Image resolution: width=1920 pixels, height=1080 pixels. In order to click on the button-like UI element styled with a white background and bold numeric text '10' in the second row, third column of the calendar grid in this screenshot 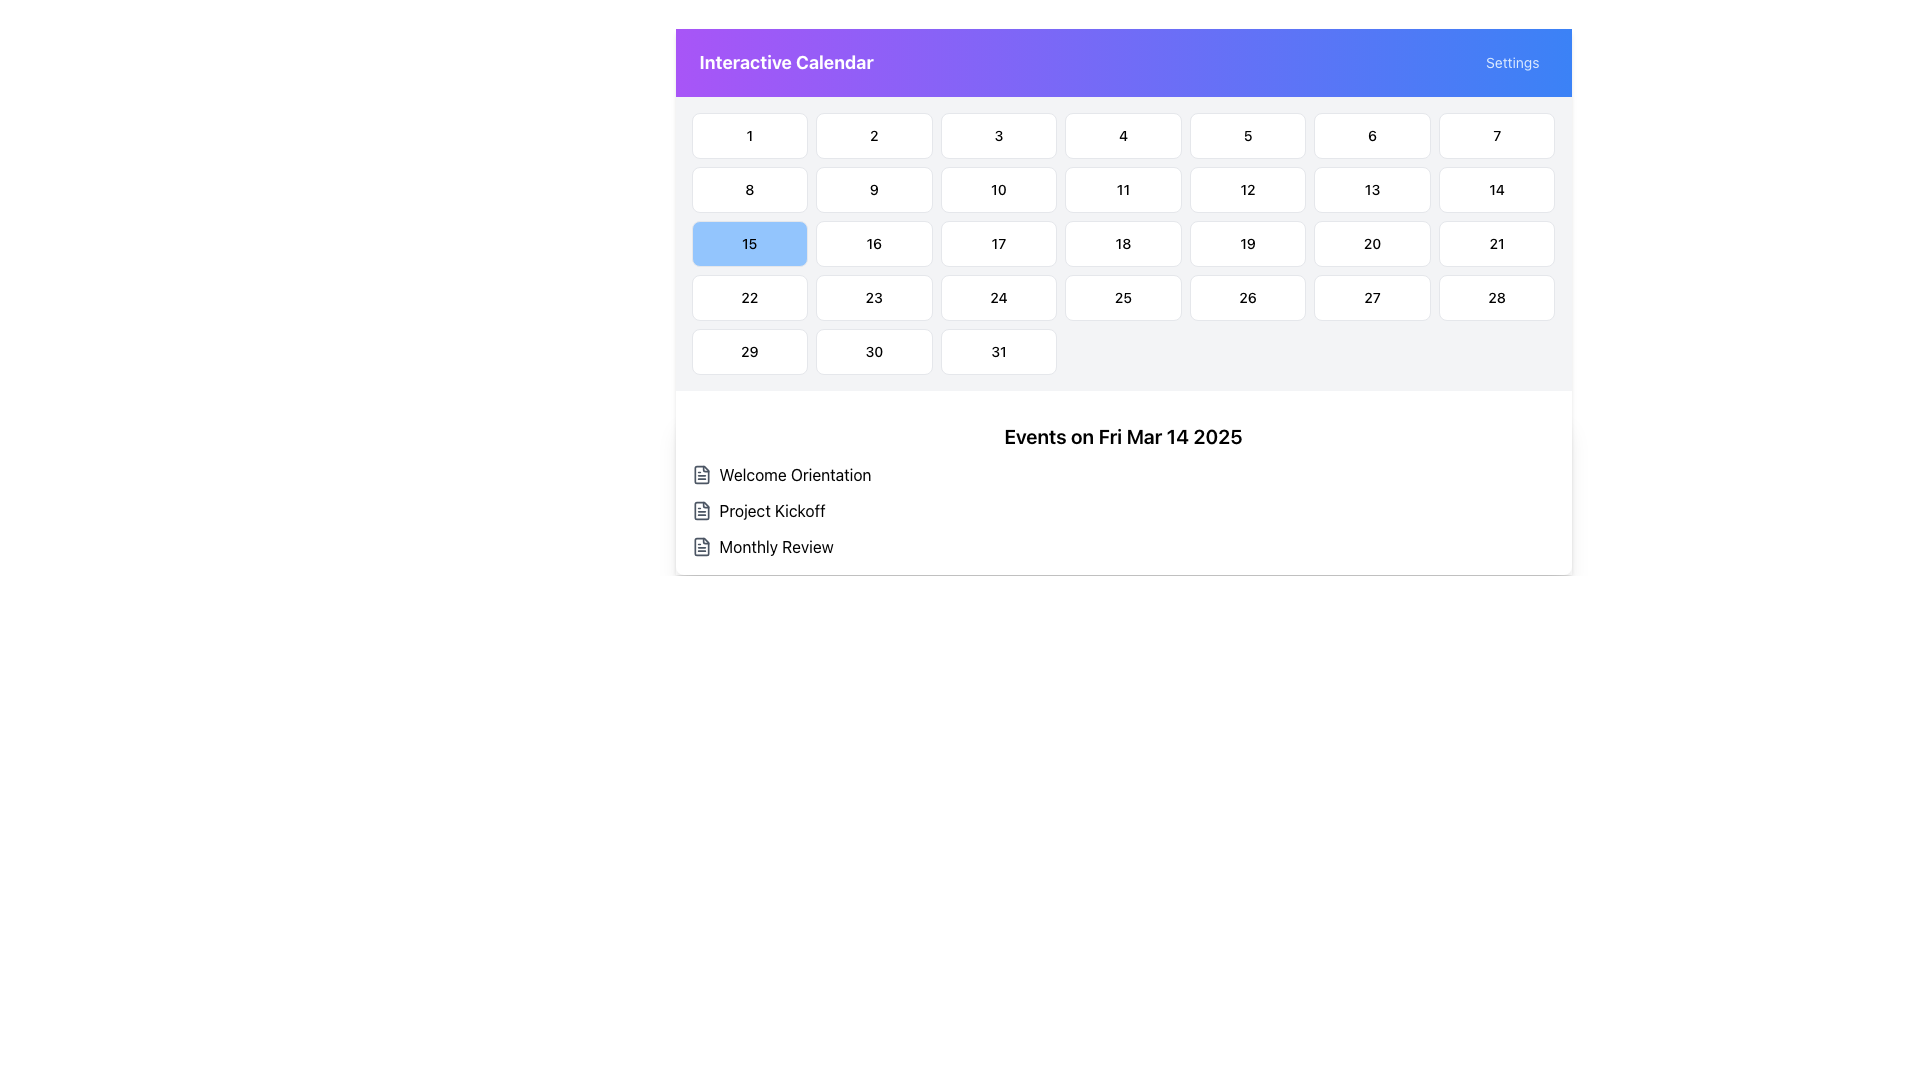, I will do `click(998, 189)`.